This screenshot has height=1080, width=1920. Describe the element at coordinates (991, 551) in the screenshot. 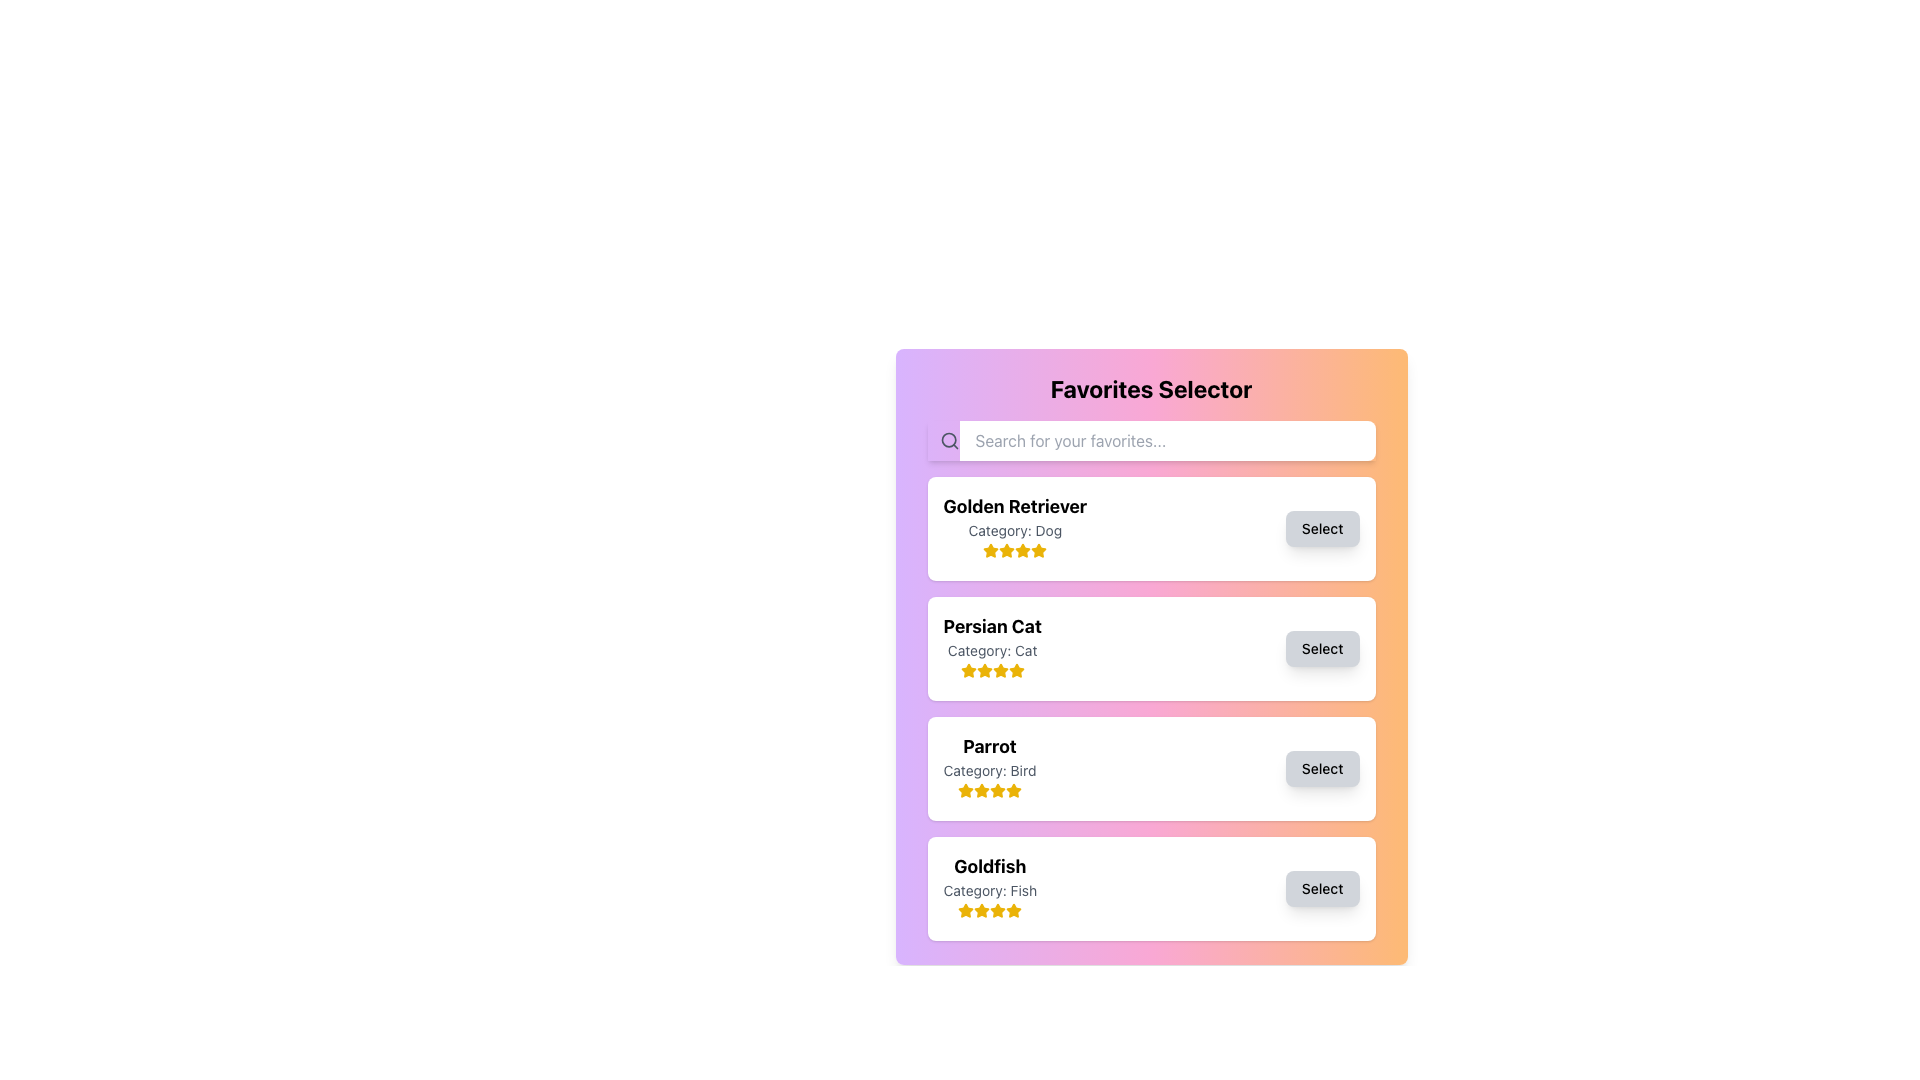

I see `the first yellow star icon in the rating system for the 'Golden Retriever' item to interact with the rating system` at that location.